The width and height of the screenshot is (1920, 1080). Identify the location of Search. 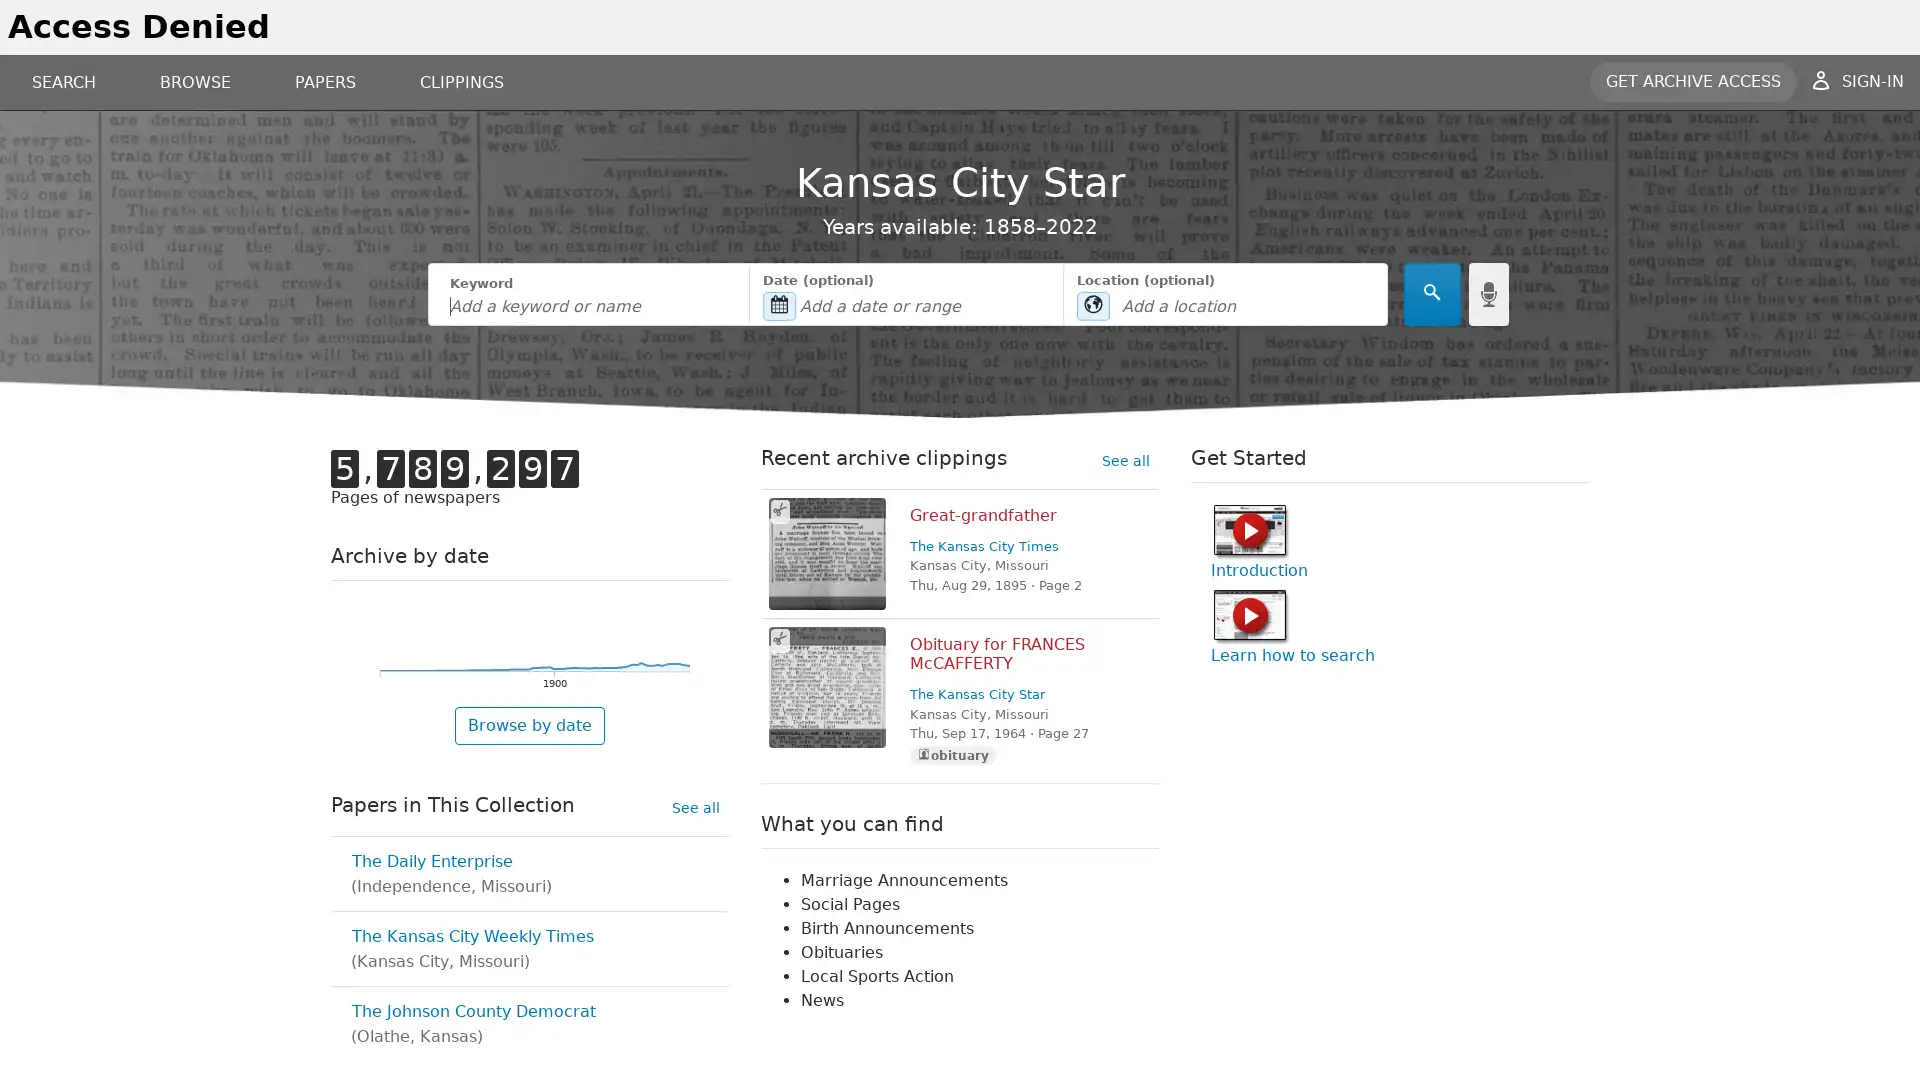
(1430, 294).